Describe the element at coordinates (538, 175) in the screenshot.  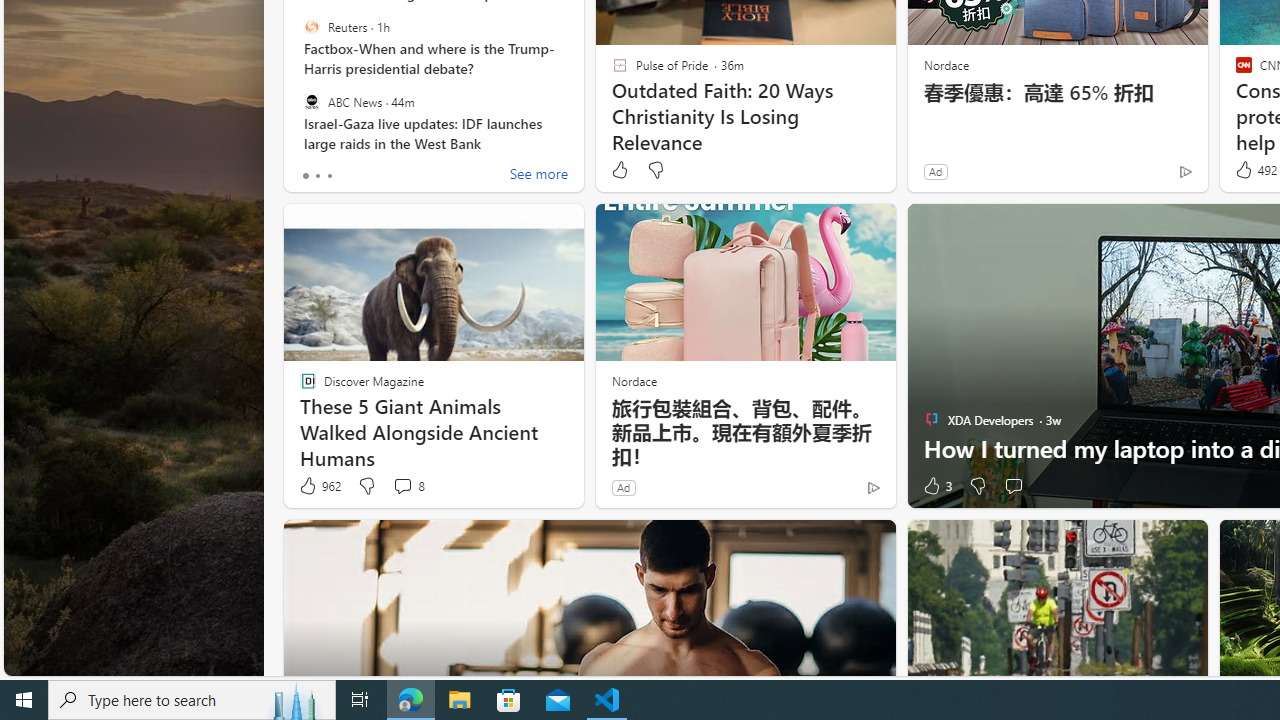
I see `'See more'` at that location.